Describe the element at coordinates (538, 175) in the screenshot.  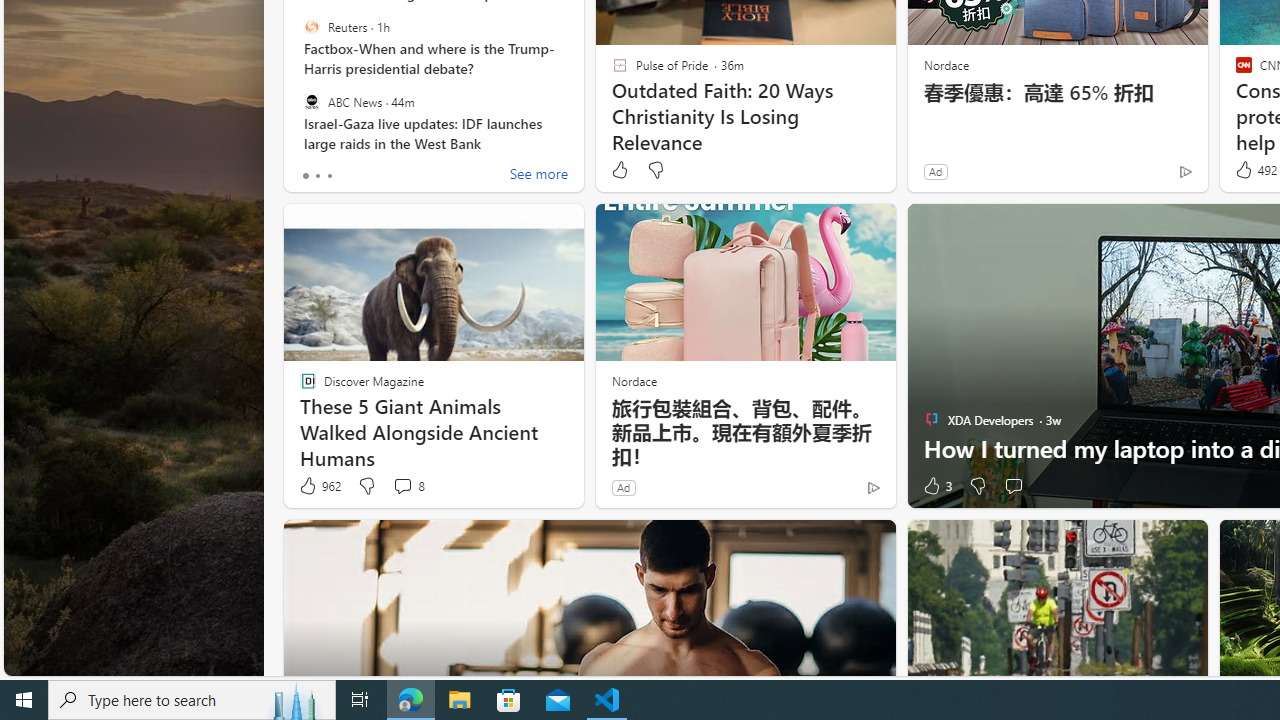
I see `'See more'` at that location.